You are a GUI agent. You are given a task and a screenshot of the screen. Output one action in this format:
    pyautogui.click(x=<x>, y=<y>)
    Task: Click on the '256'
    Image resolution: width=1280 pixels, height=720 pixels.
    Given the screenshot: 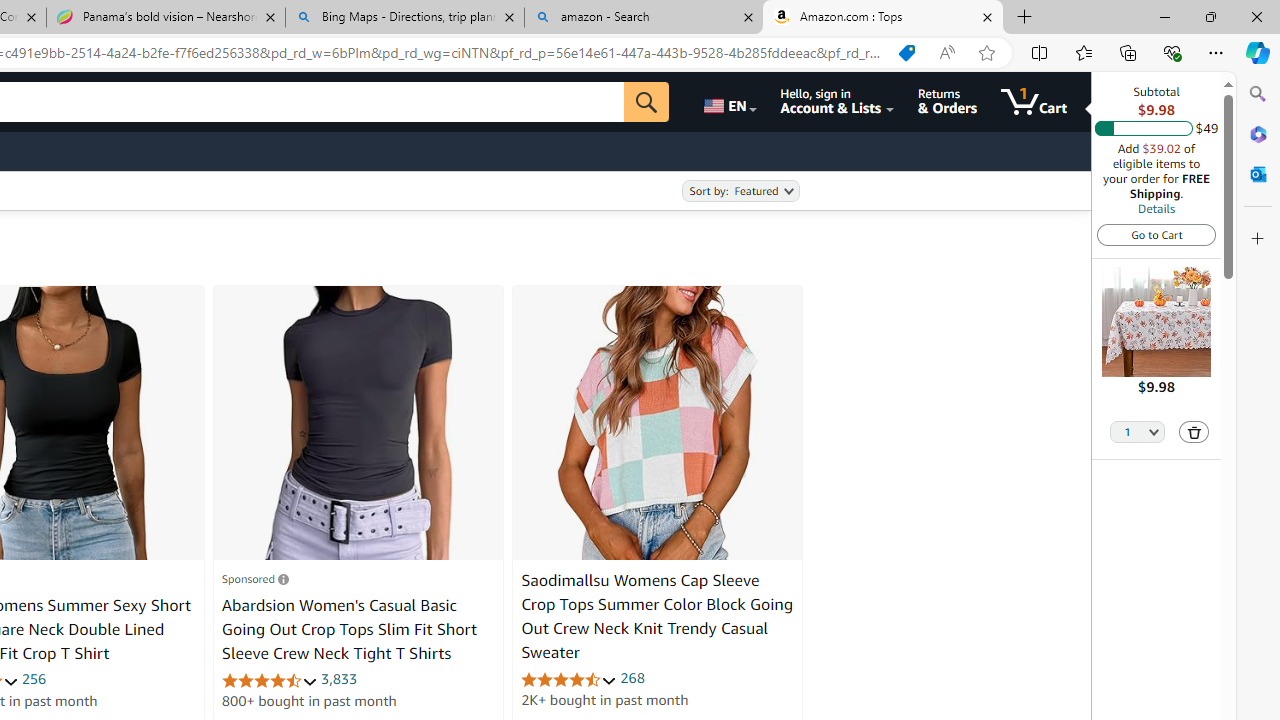 What is the action you would take?
    pyautogui.click(x=33, y=677)
    